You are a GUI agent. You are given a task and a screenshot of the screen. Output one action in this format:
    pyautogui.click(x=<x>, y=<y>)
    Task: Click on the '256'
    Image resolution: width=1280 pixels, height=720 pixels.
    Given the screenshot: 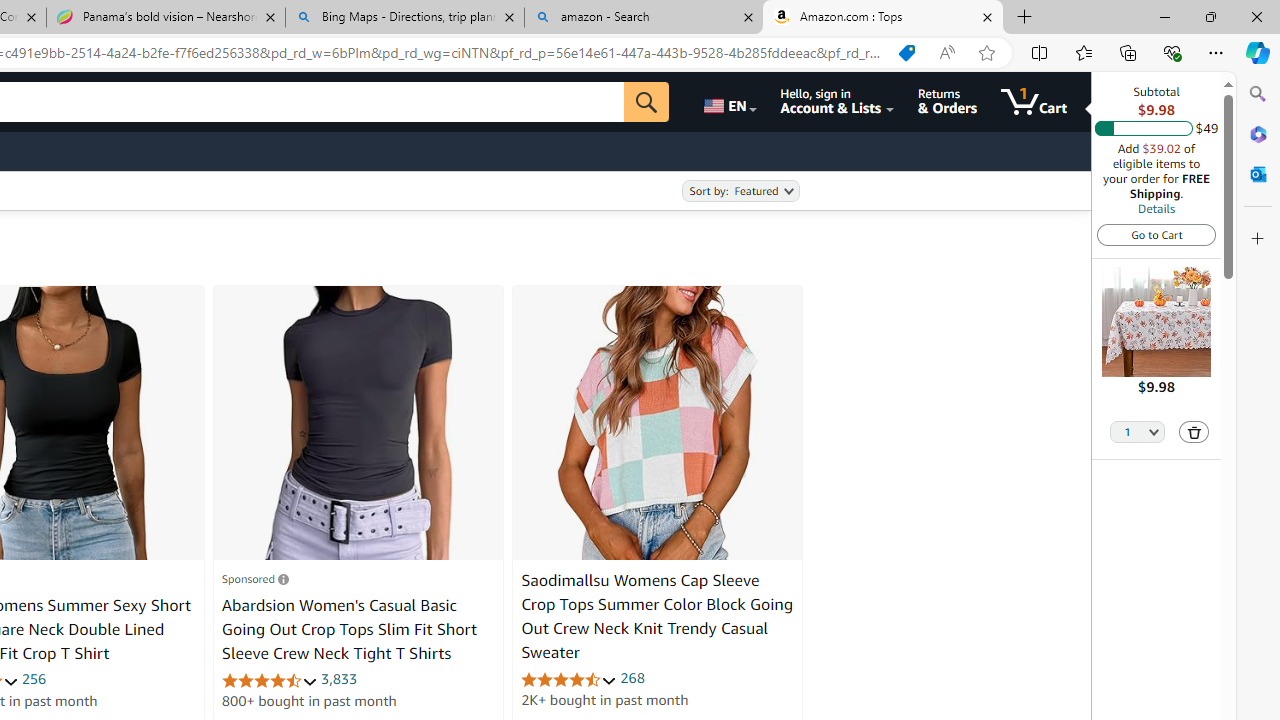 What is the action you would take?
    pyautogui.click(x=33, y=677)
    